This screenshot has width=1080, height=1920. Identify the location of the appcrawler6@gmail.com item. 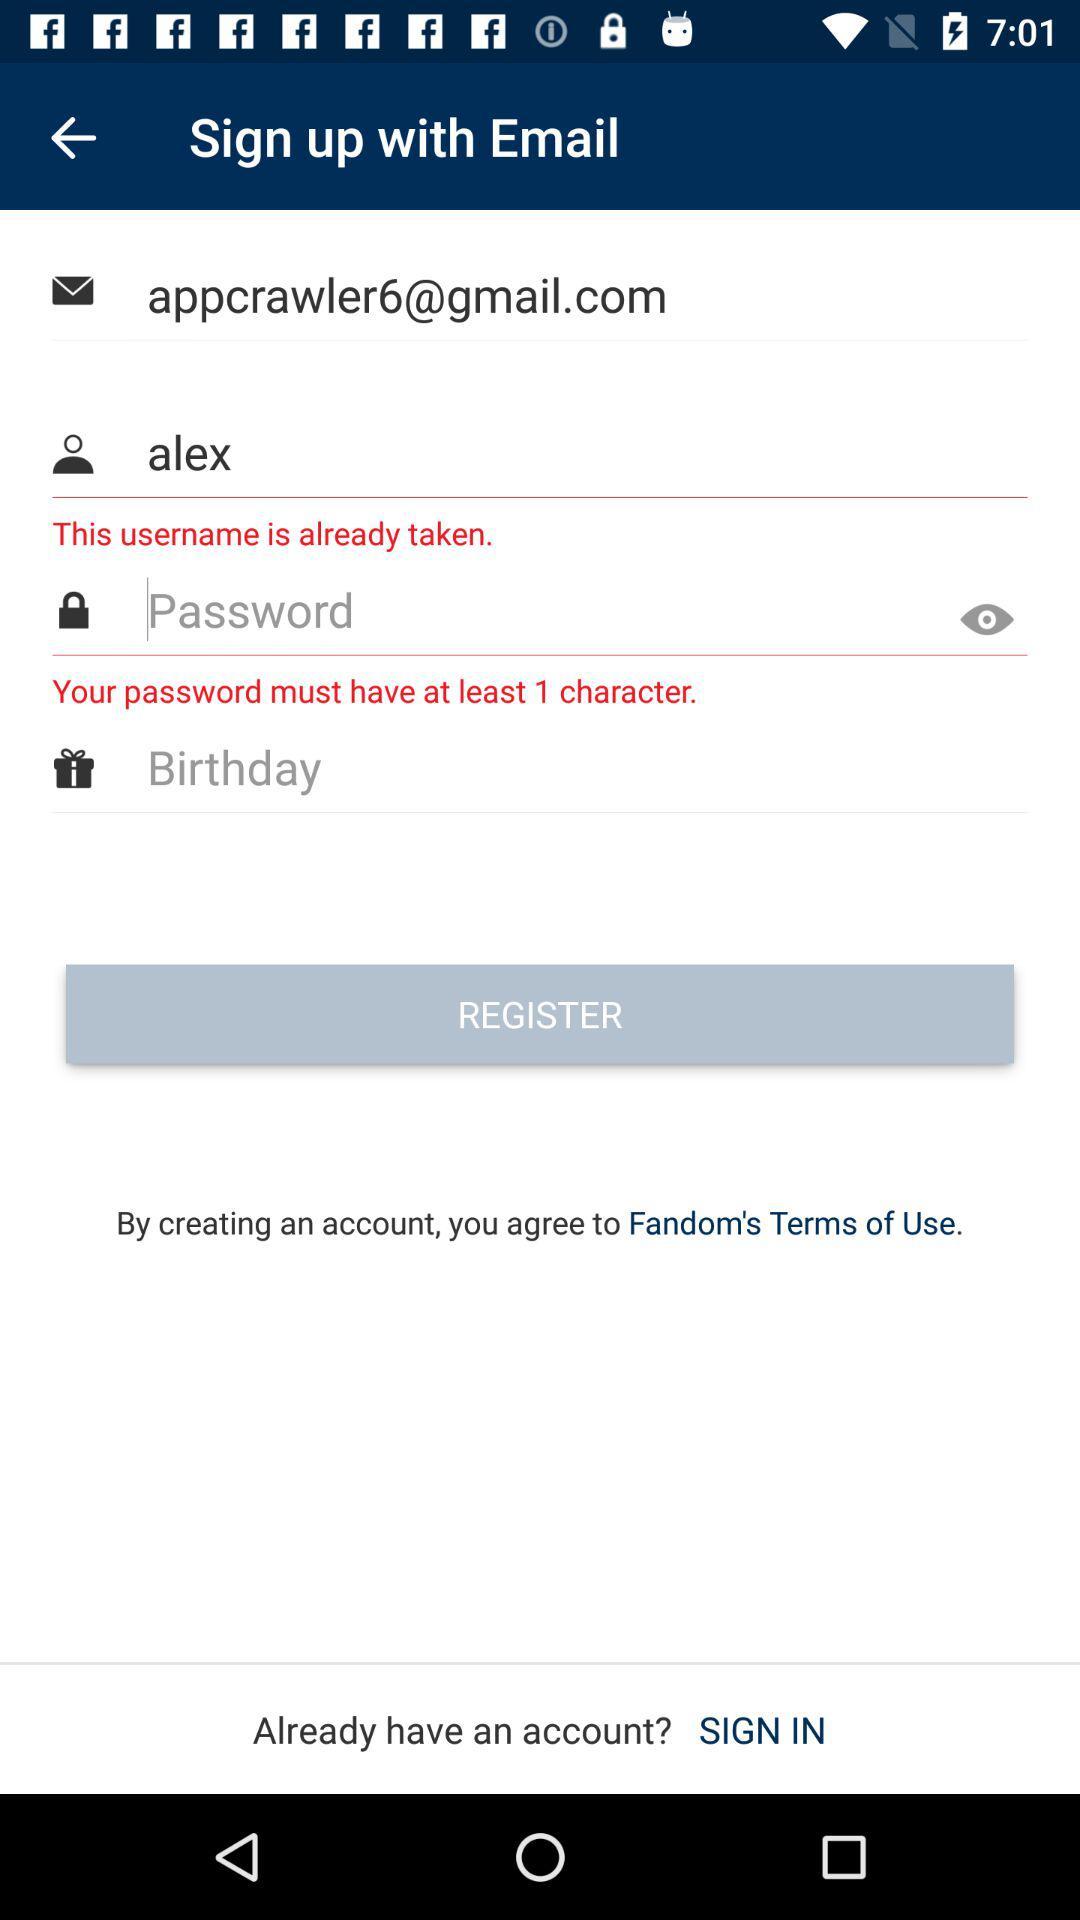
(541, 293).